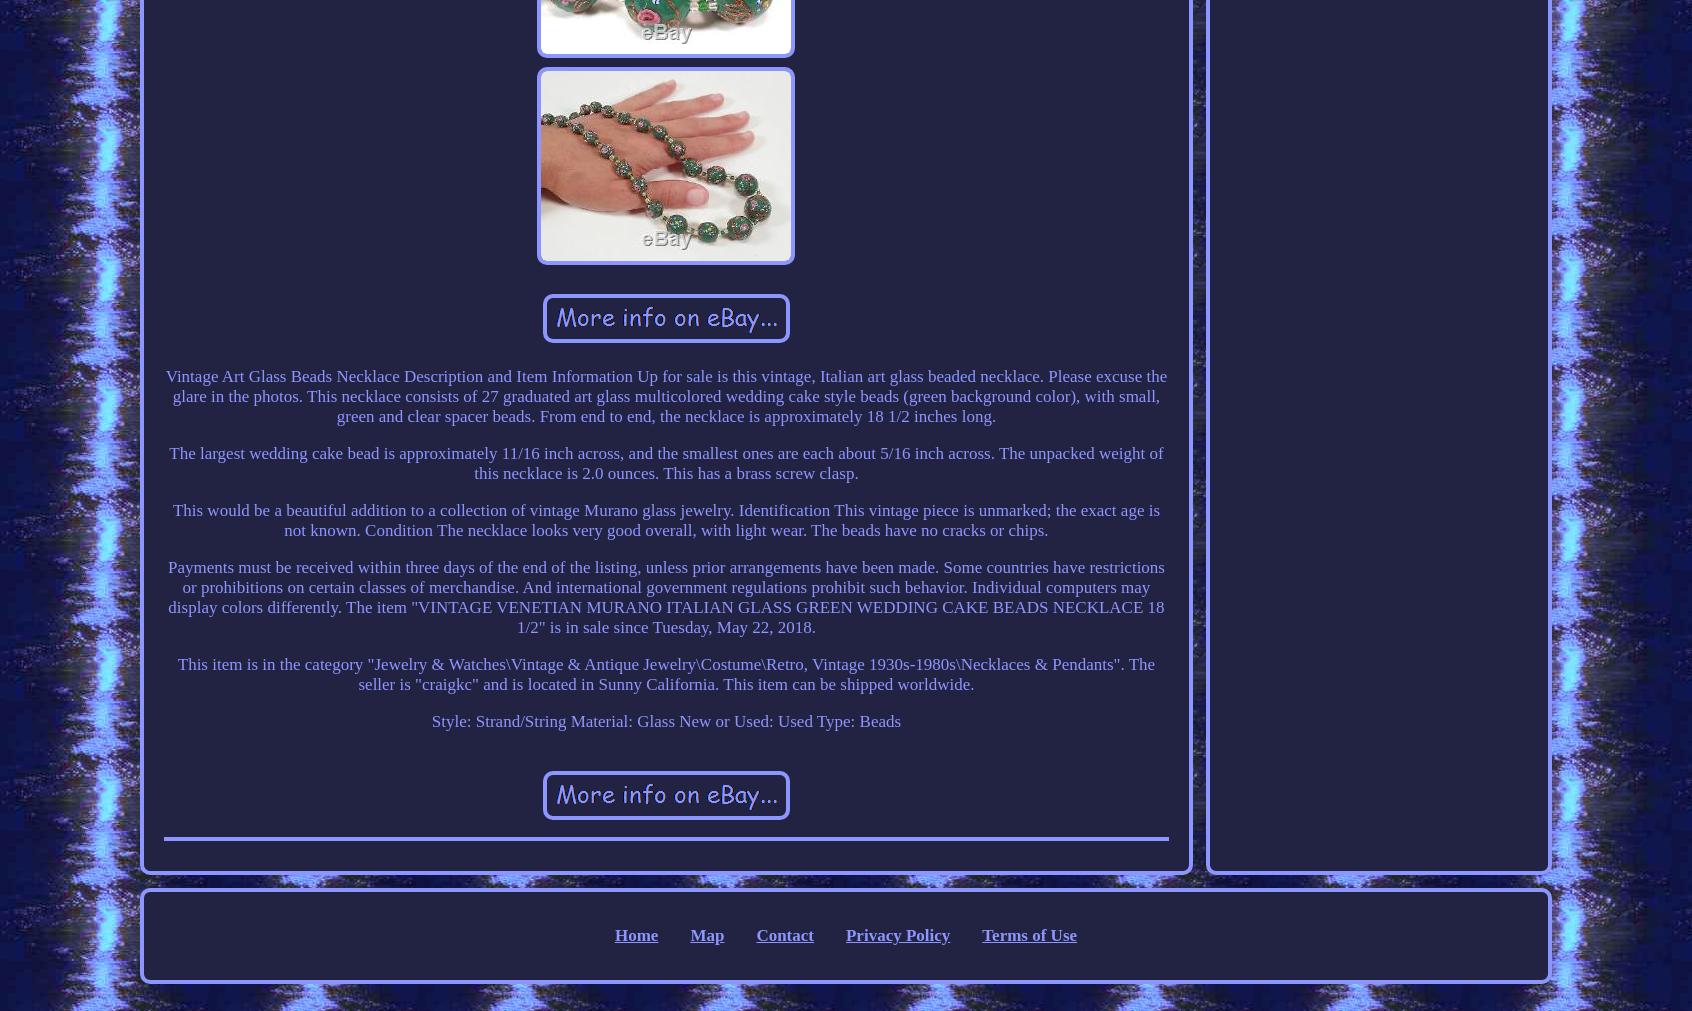 The width and height of the screenshot is (1692, 1011). I want to click on 'Vintage Art Glass Beads Necklace Description and Item Information Up for sale is this vintage, Italian art glass beaded necklace. Please excuse the glare in the photos. This necklace consists of 27 graduated art glass multicolored wedding cake style beads (green background color), with small, green and clear spacer beads. From end to end, the necklace is approximately 18 1/2 inches long.', so click(665, 394).